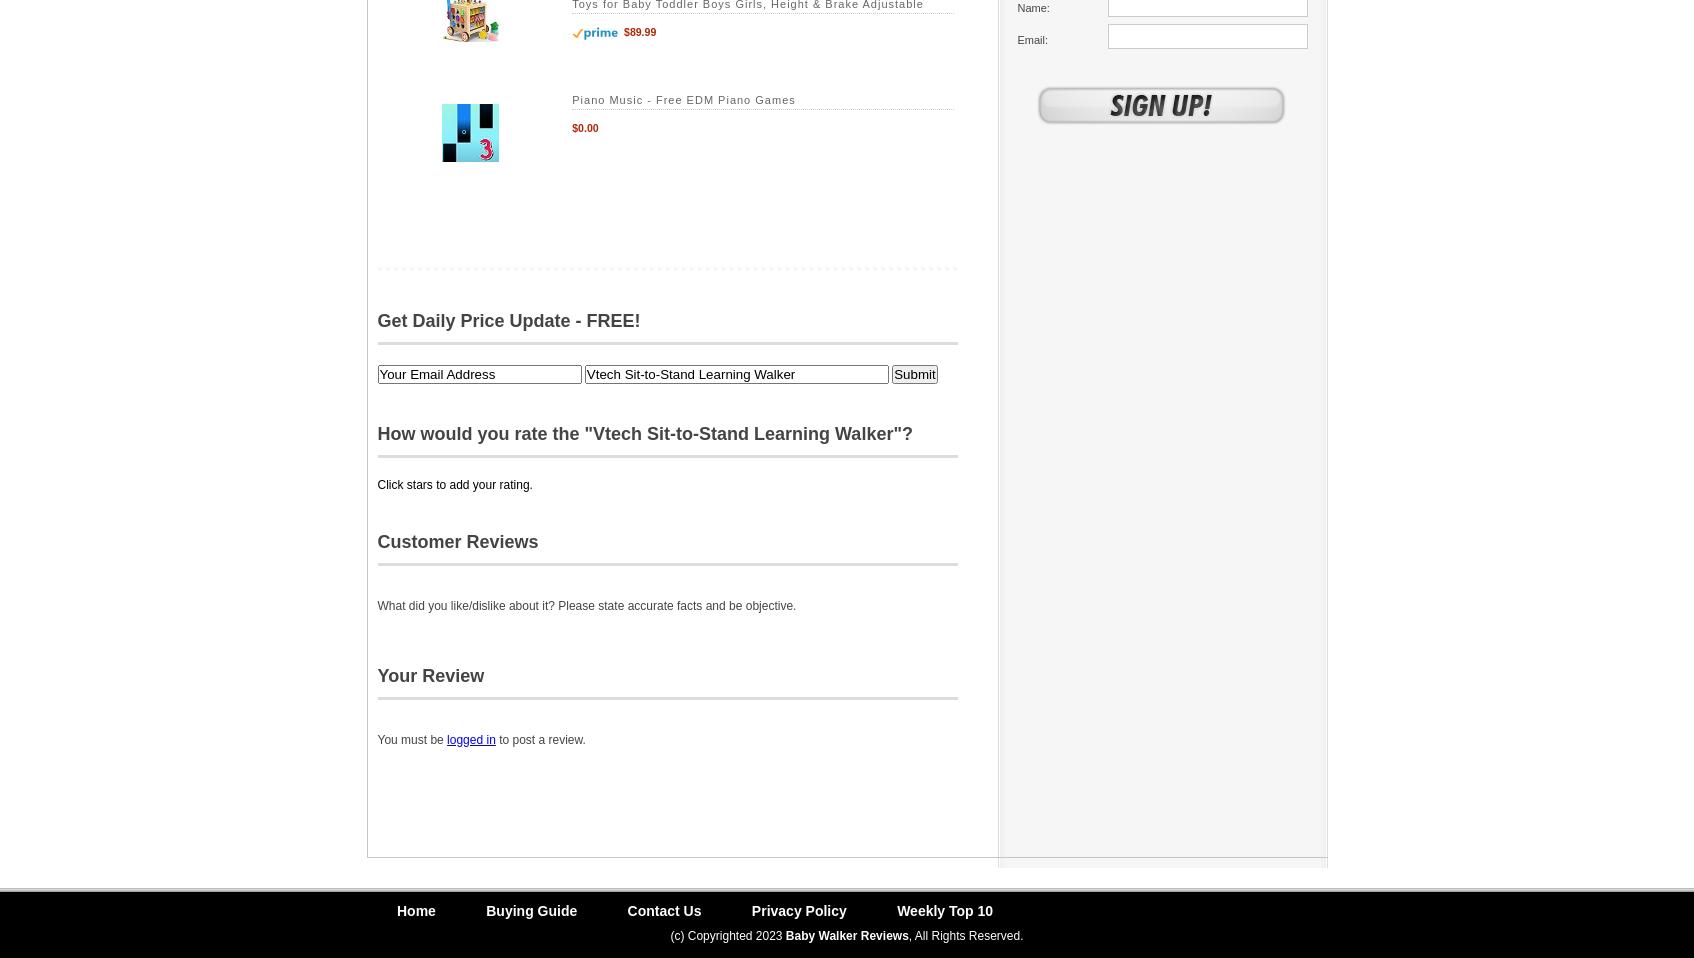 The width and height of the screenshot is (1694, 958). What do you see at coordinates (1016, 37) in the screenshot?
I see `'Email:'` at bounding box center [1016, 37].